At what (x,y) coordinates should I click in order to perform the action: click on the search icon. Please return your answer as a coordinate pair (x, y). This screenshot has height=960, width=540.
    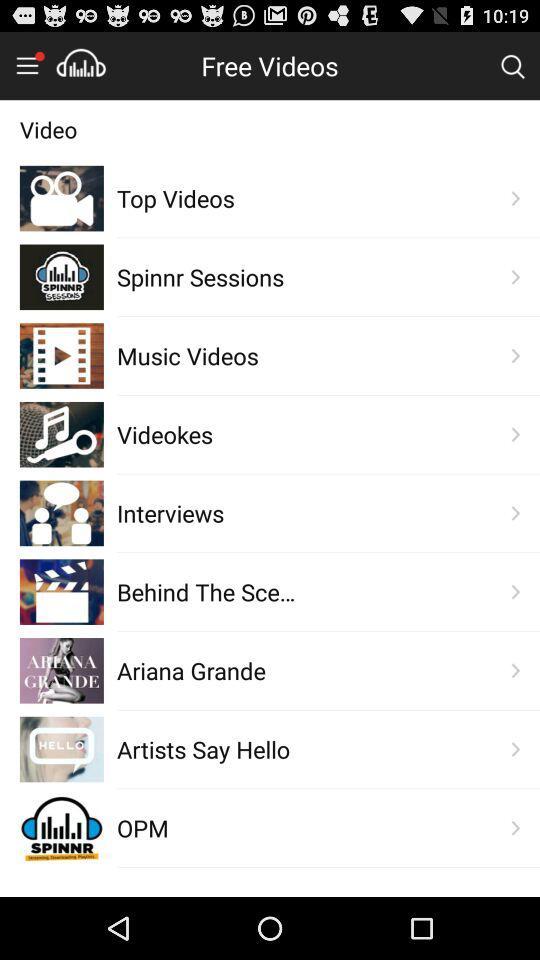
    Looking at the image, I should click on (512, 70).